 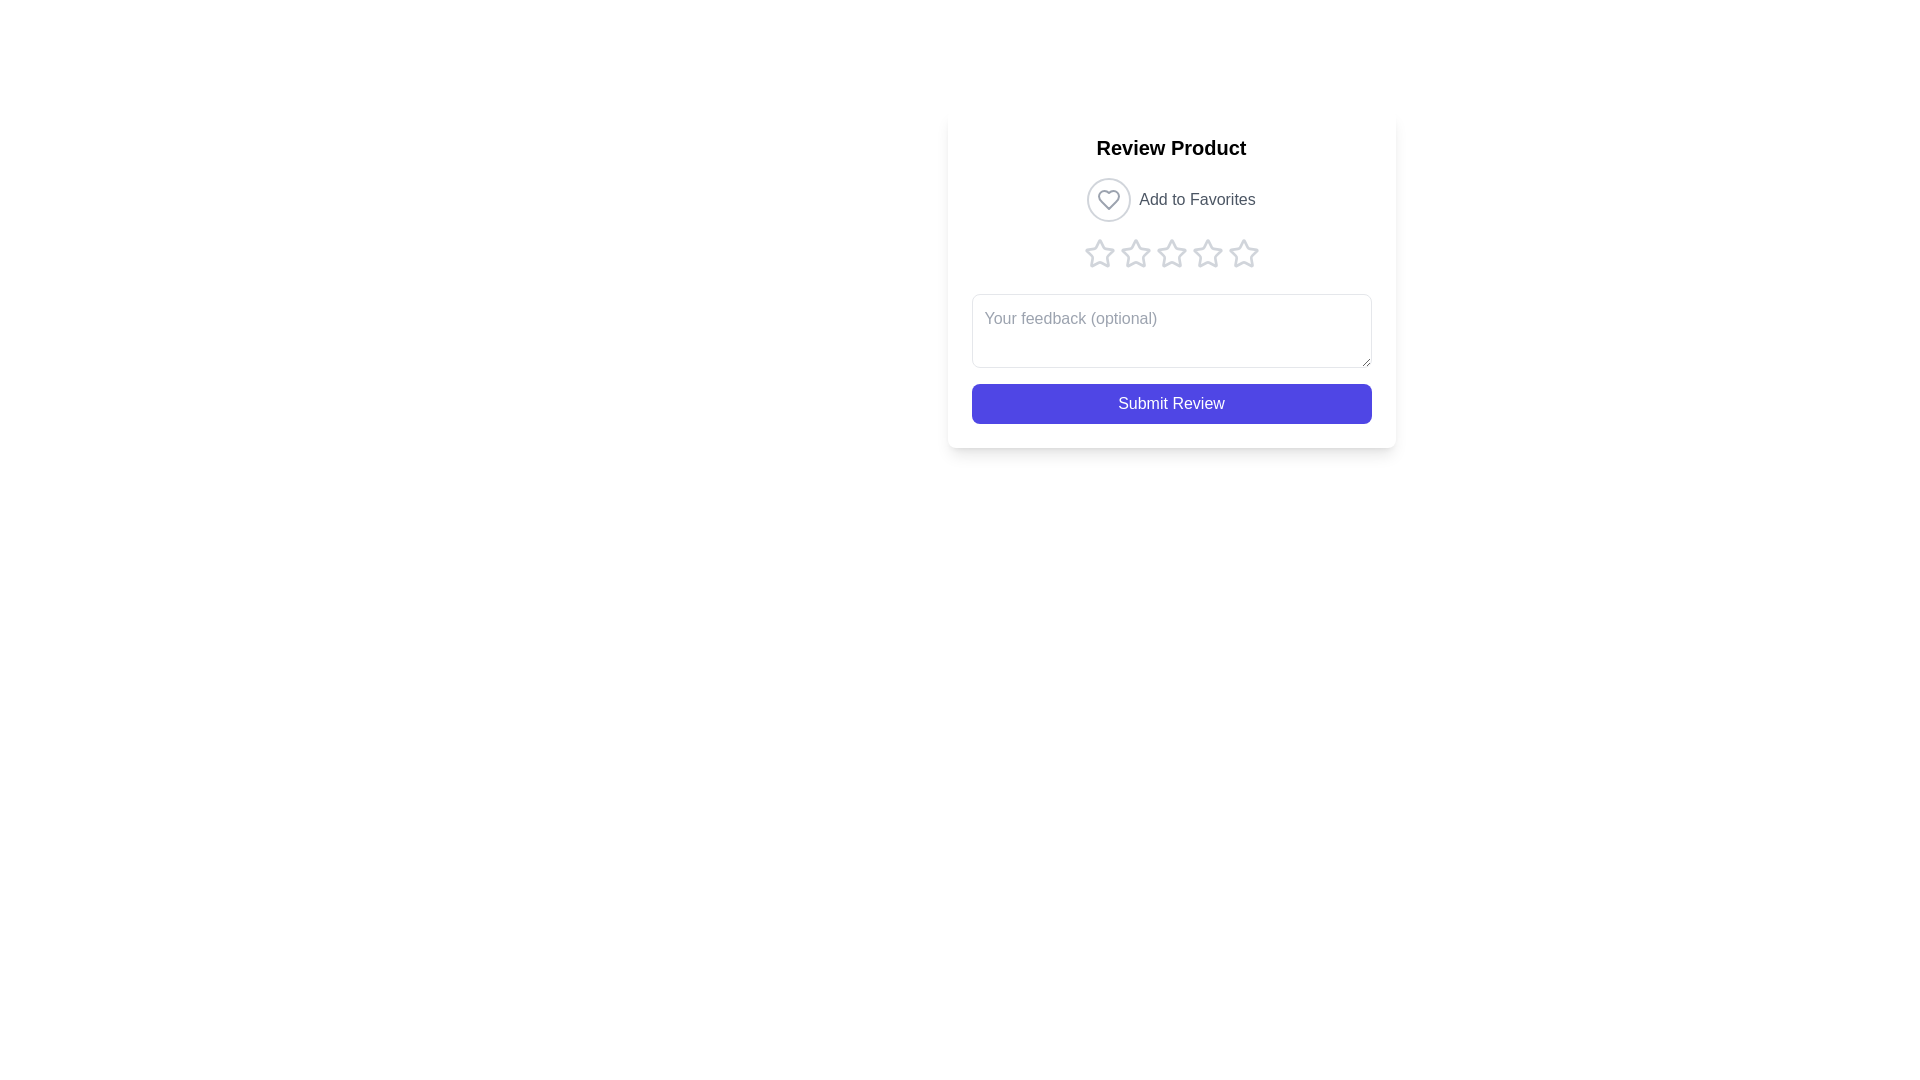 I want to click on the fourth star icon in the star rating system, which is hollow and light gray, so click(x=1206, y=253).